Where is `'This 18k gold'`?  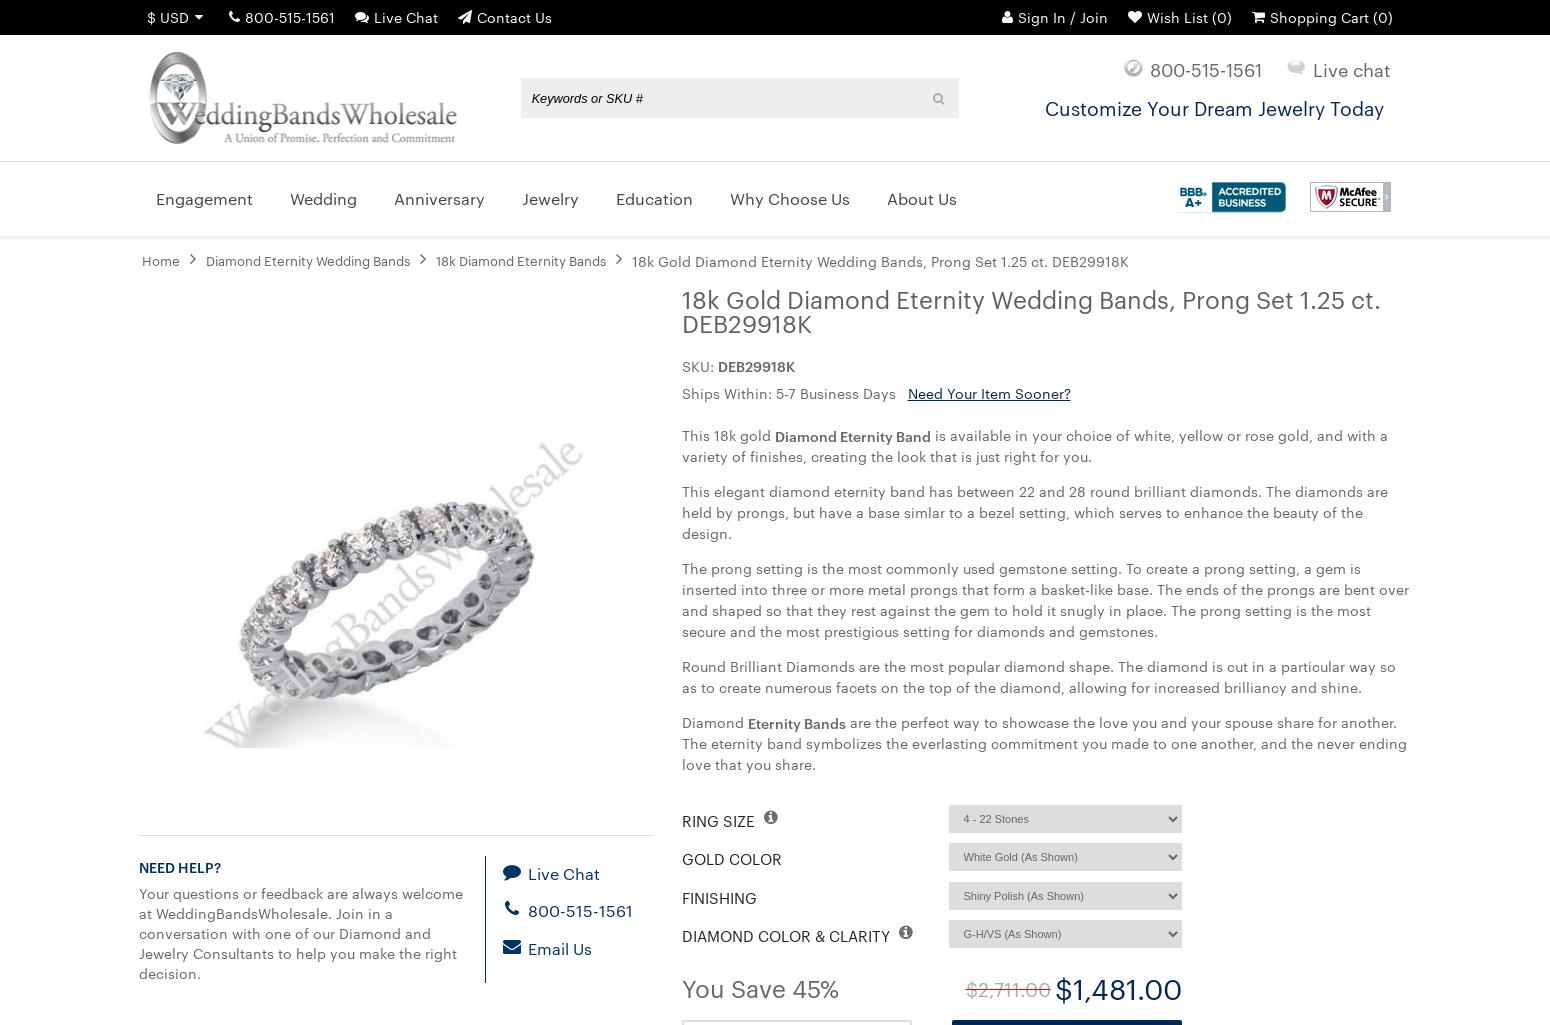
'This 18k gold' is located at coordinates (727, 432).